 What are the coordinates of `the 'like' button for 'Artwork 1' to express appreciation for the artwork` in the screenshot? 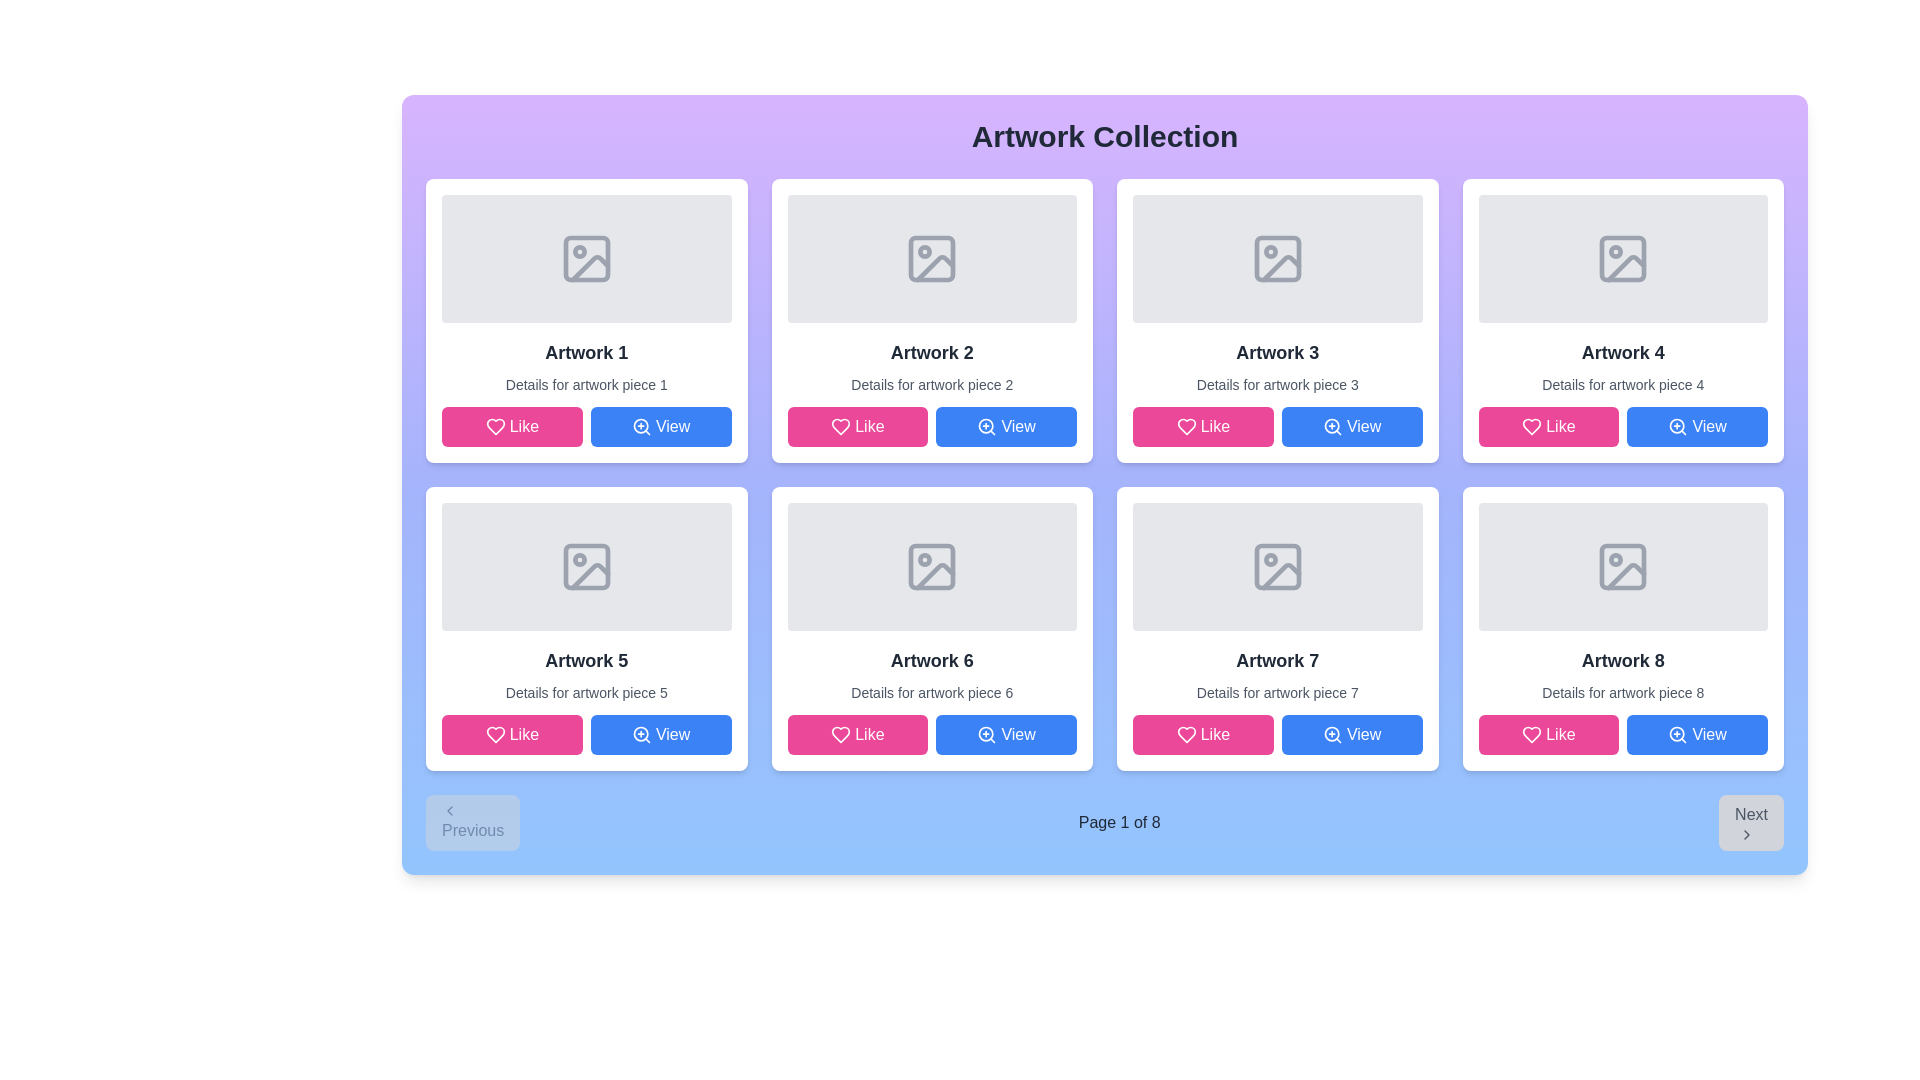 It's located at (512, 426).